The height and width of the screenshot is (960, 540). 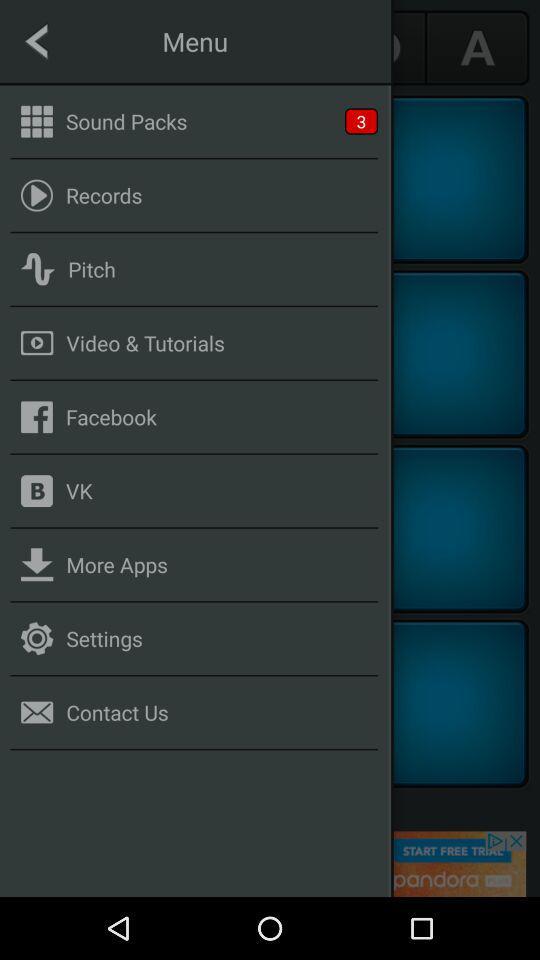 What do you see at coordinates (62, 47) in the screenshot?
I see `the arrow_backward icon` at bounding box center [62, 47].